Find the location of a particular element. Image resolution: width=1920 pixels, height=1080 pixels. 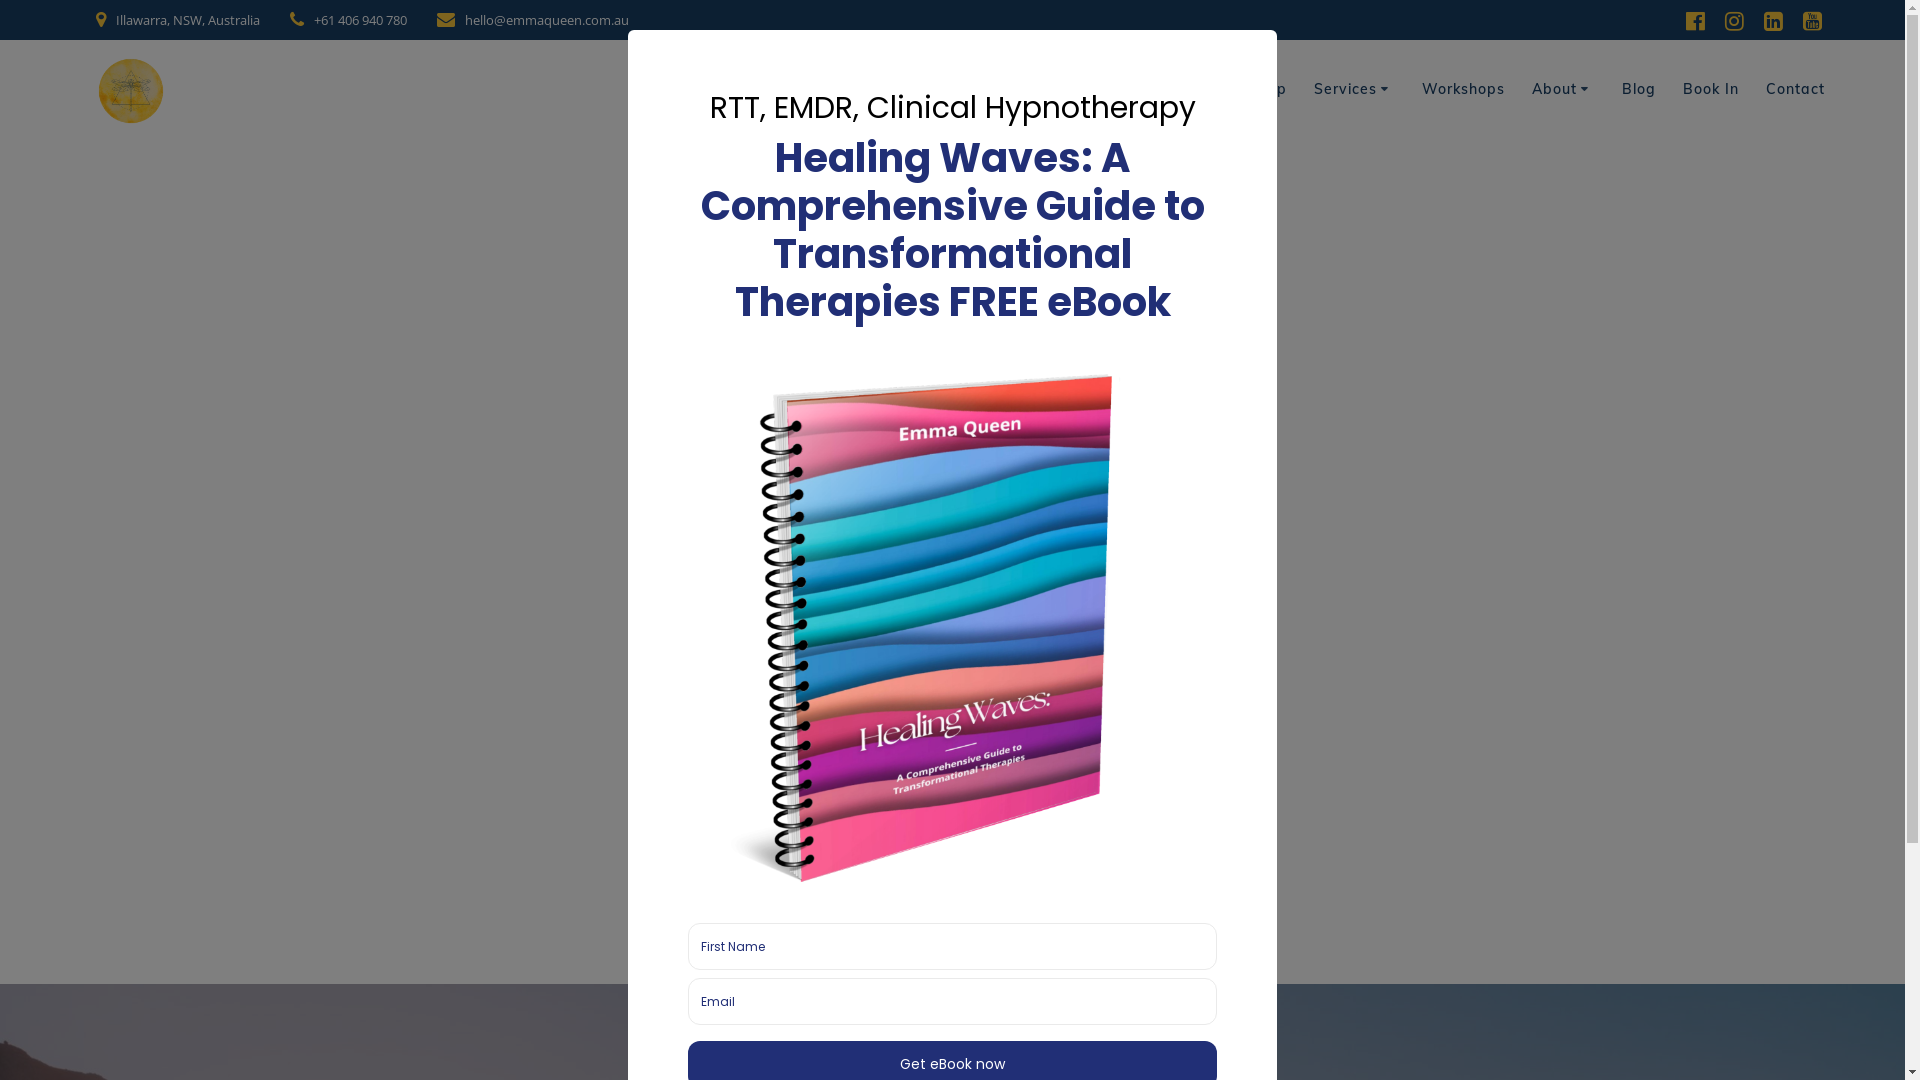

'Blog' is located at coordinates (1638, 90).